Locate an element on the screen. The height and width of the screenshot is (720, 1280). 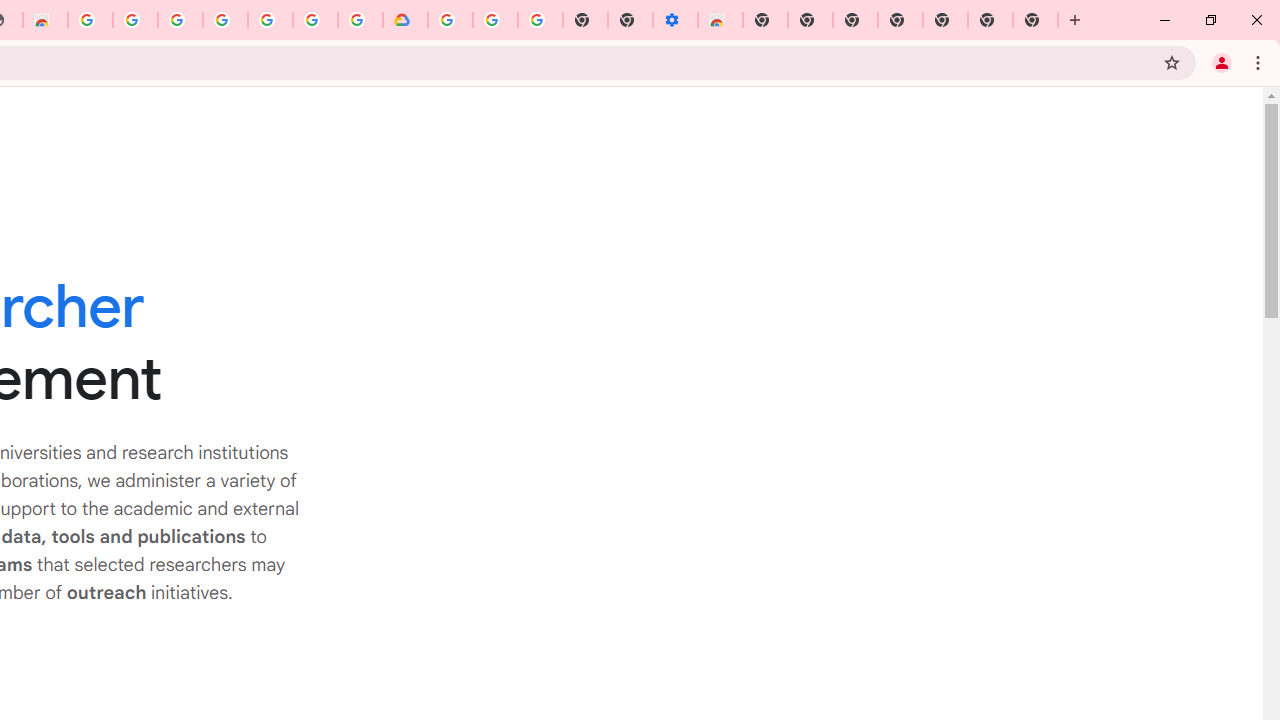
'Settings - Accessibility' is located at coordinates (675, 20).